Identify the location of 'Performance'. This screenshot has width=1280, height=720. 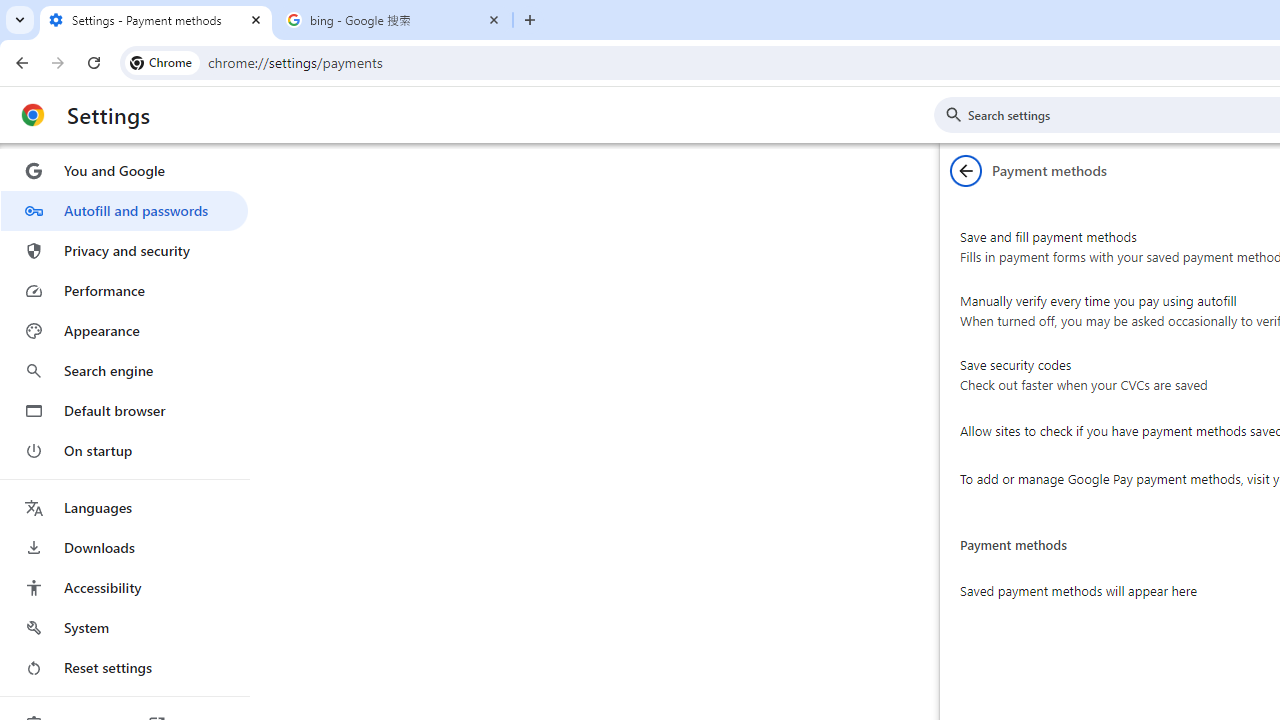
(123, 290).